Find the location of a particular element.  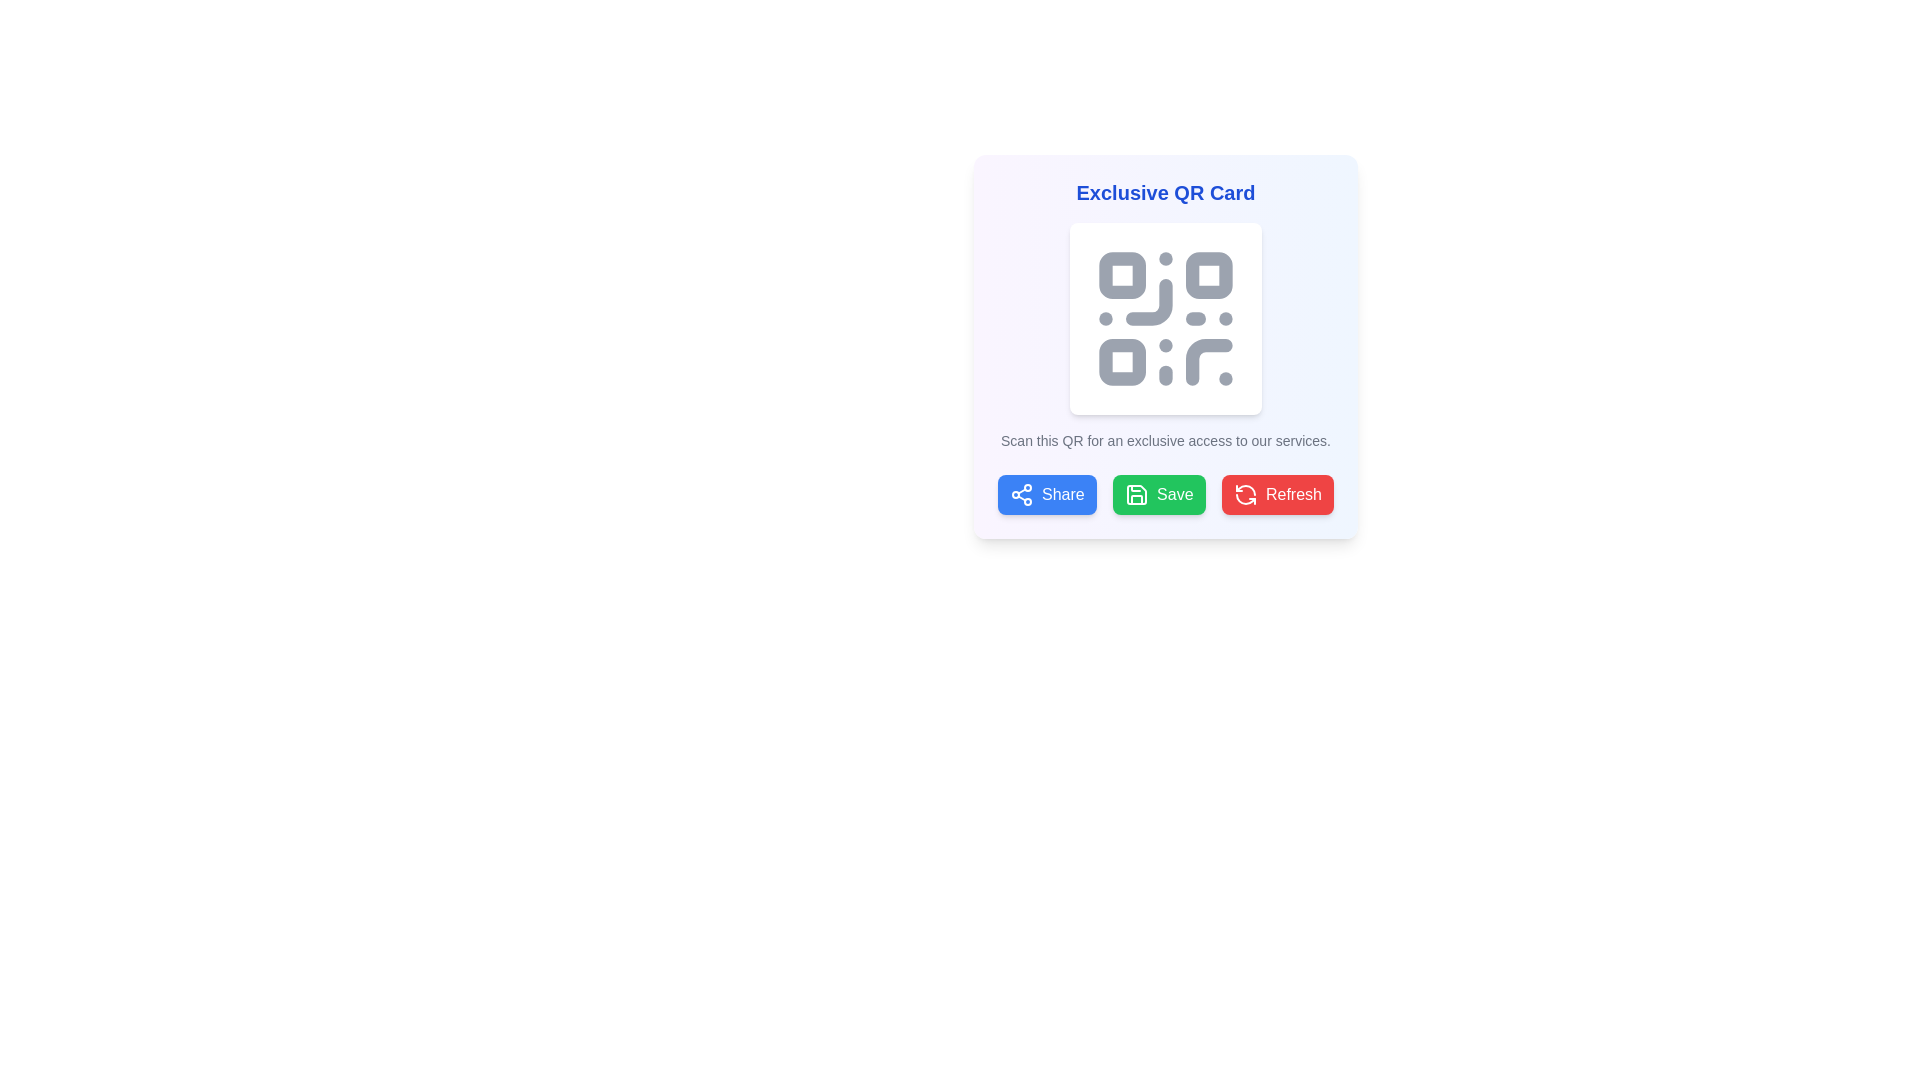

the 'Save' button located between the blue 'Share' button and the red 'Refresh' button is located at coordinates (1159, 494).